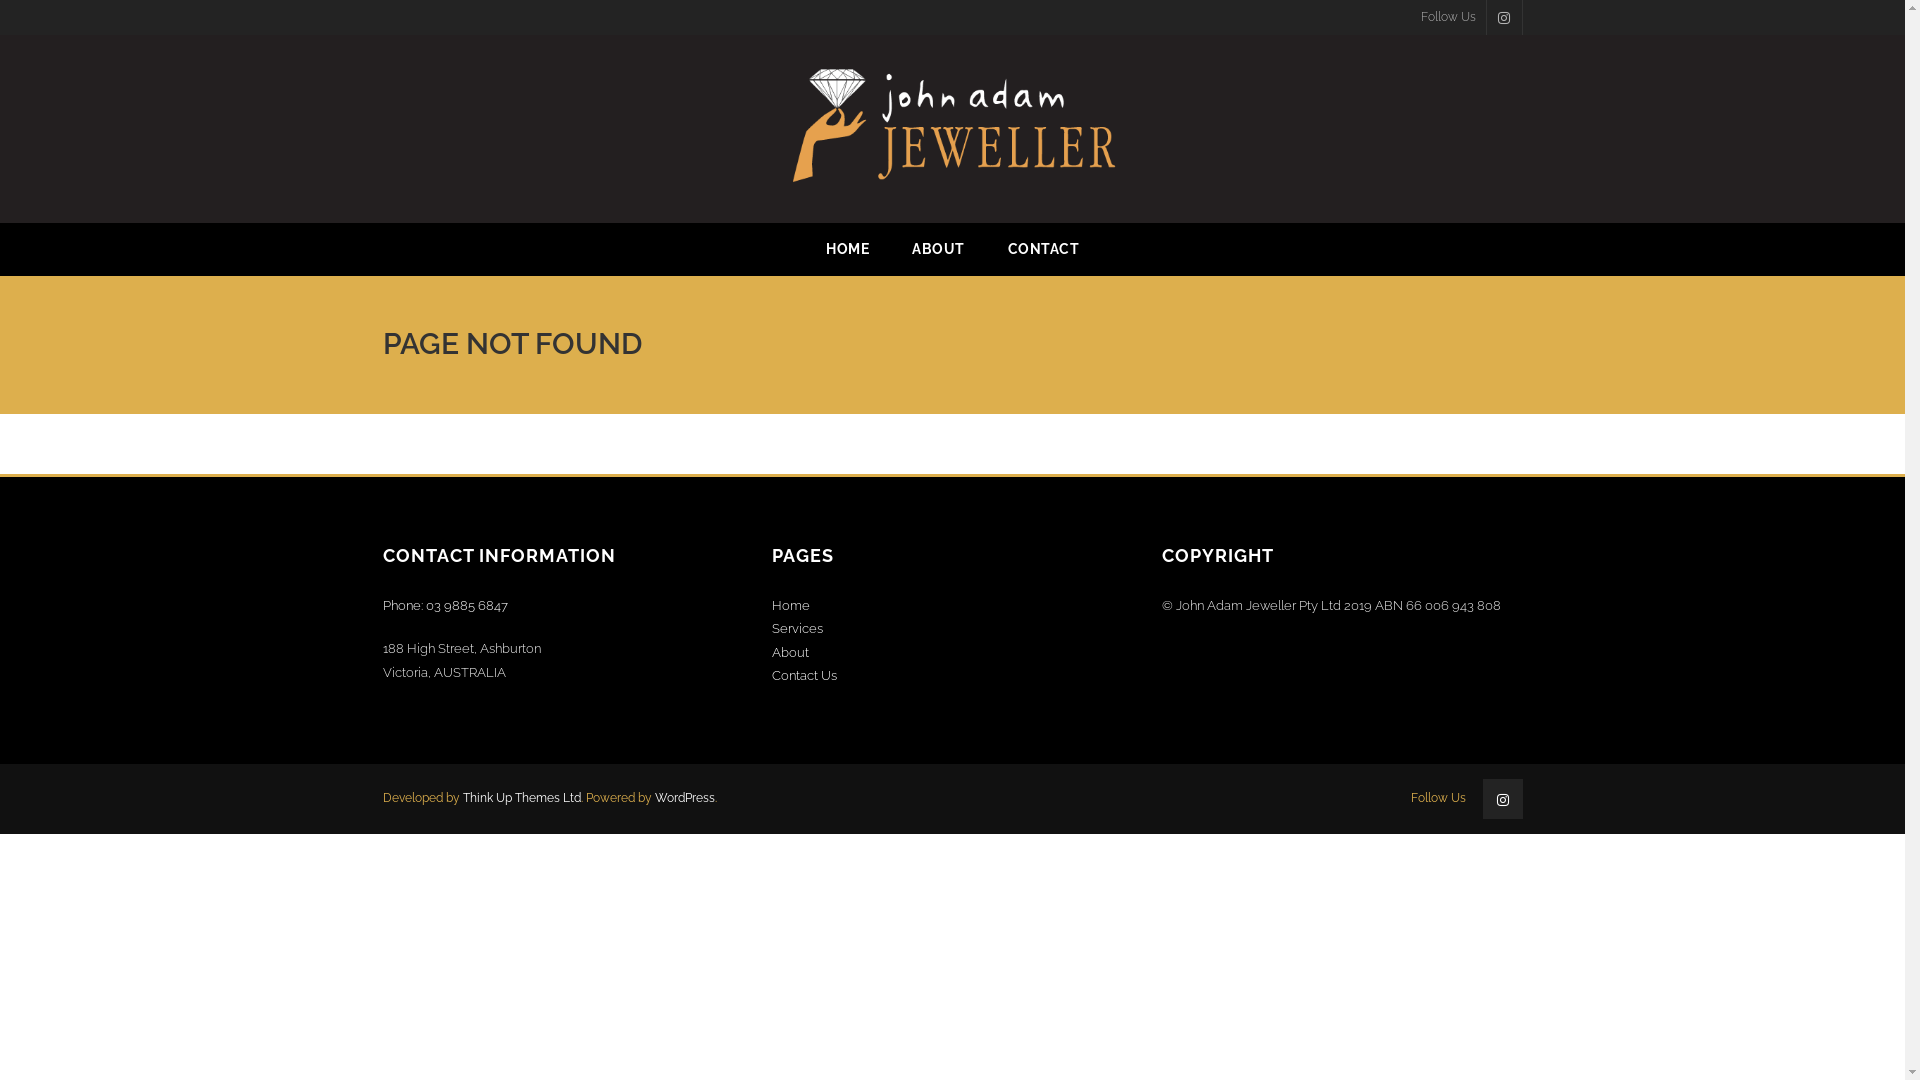 Image resolution: width=1920 pixels, height=1080 pixels. I want to click on 'CONTACT', so click(1042, 248).